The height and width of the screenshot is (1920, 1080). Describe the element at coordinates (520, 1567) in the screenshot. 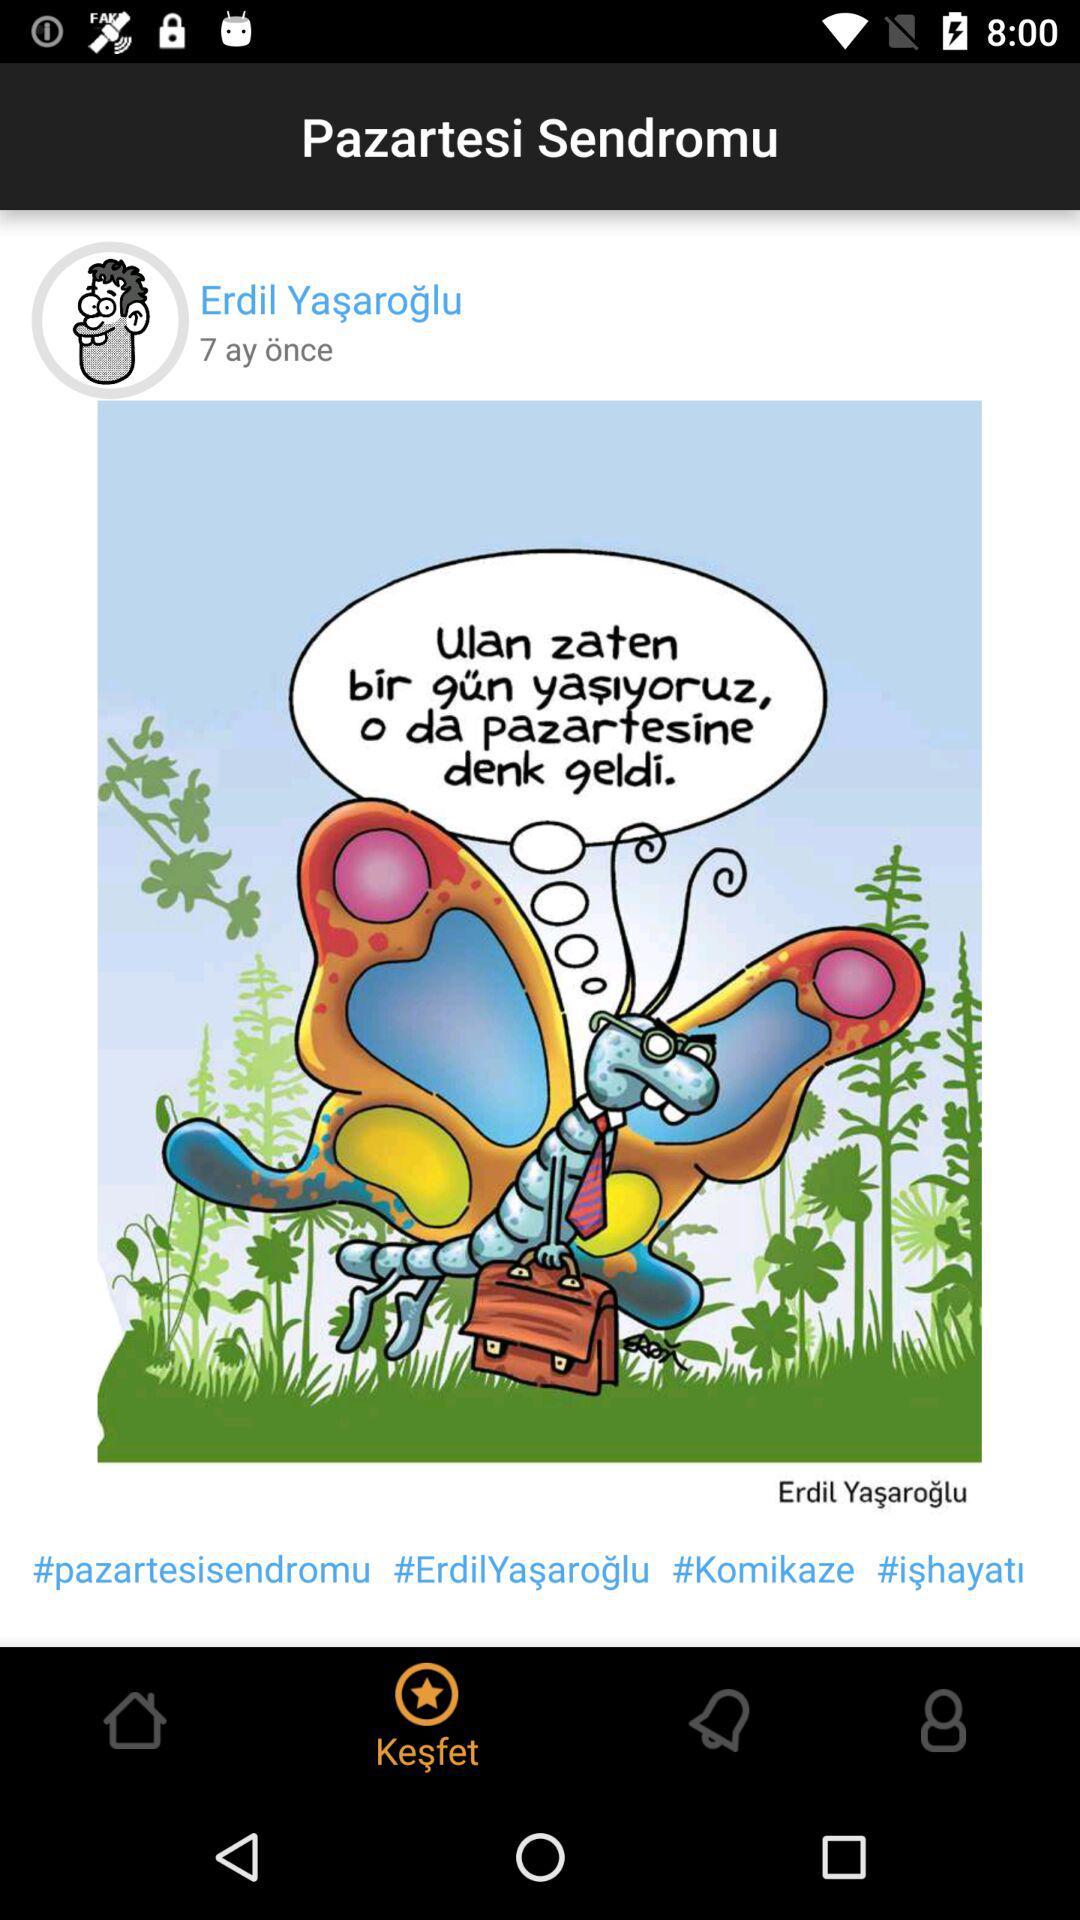

I see `the icon to the left of #komikaze item` at that location.